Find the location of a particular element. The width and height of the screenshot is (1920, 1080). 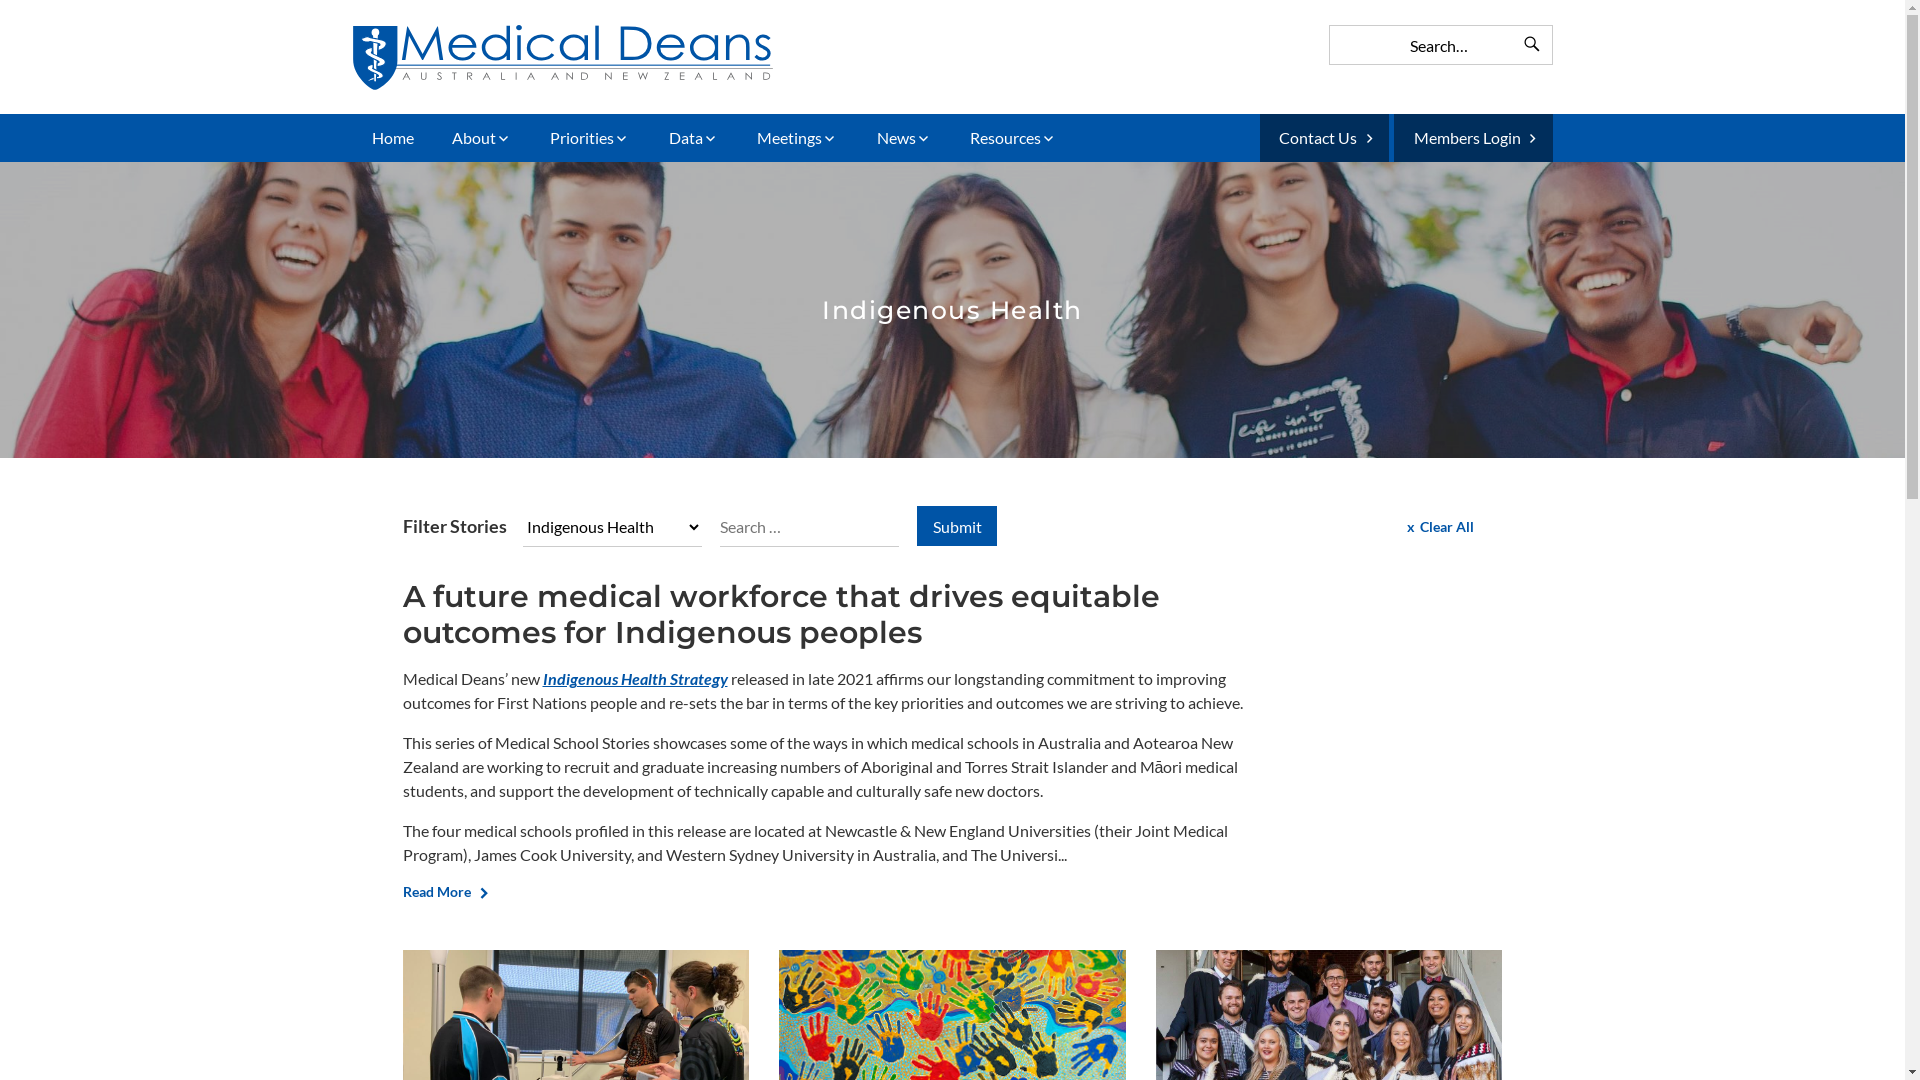

'About' is located at coordinates (481, 137).